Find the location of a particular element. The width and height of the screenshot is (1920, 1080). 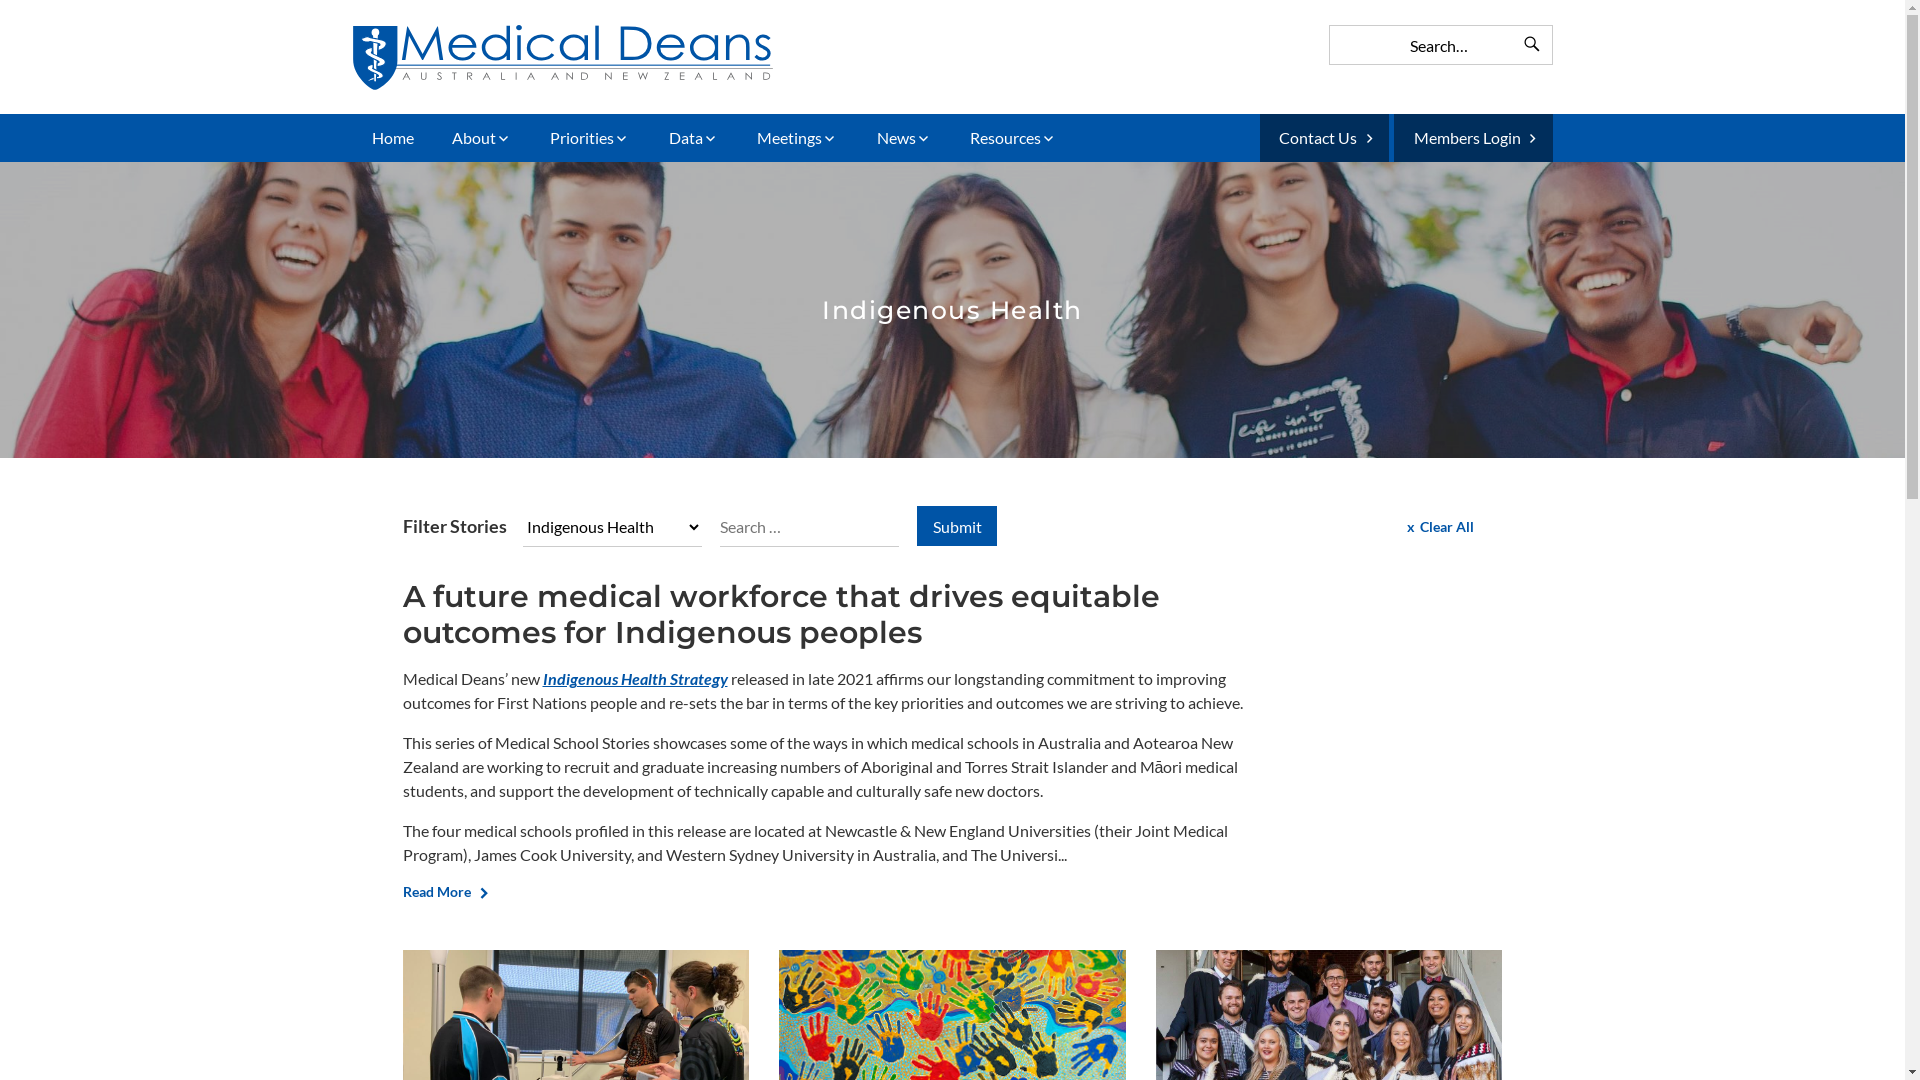

'About' is located at coordinates (481, 137).